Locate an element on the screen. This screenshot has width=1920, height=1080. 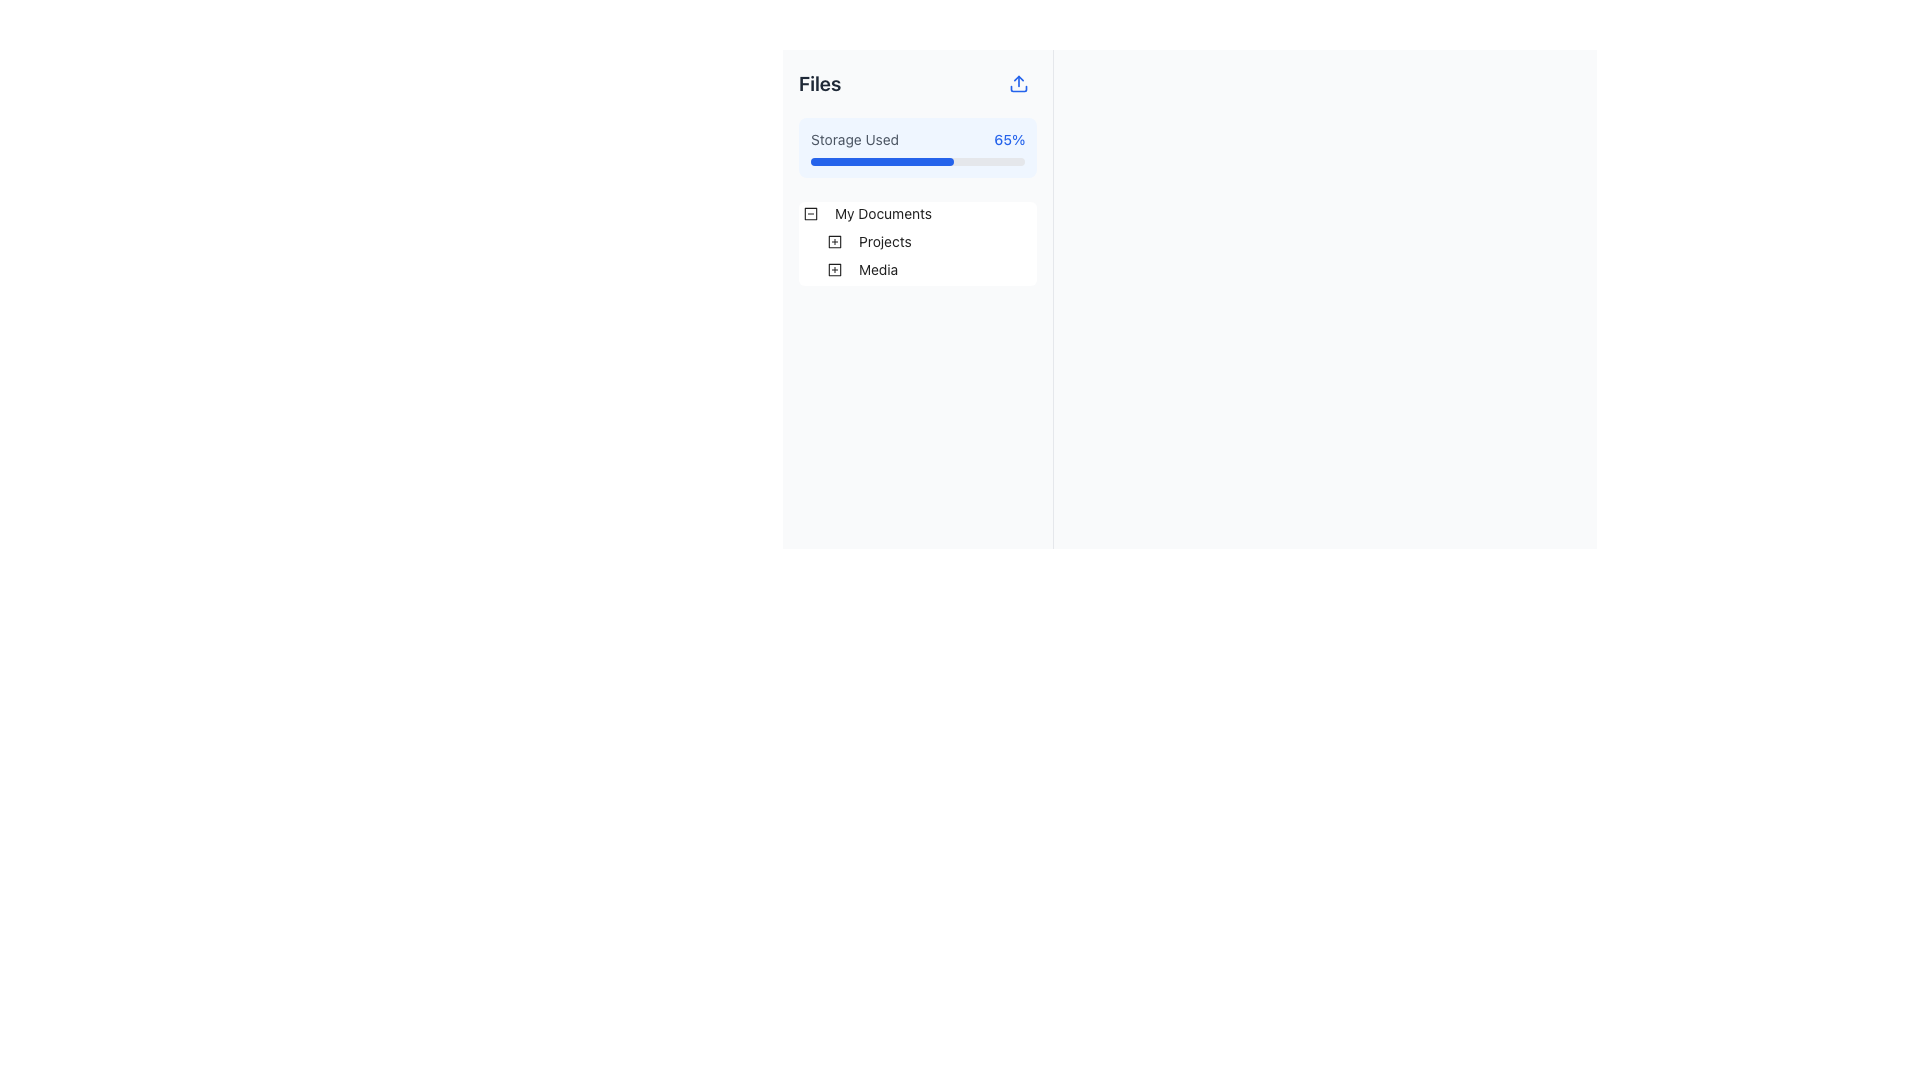
the horizontal indentation guide or spacer to the left of the 'Media' item in the file tree structure is located at coordinates (811, 270).